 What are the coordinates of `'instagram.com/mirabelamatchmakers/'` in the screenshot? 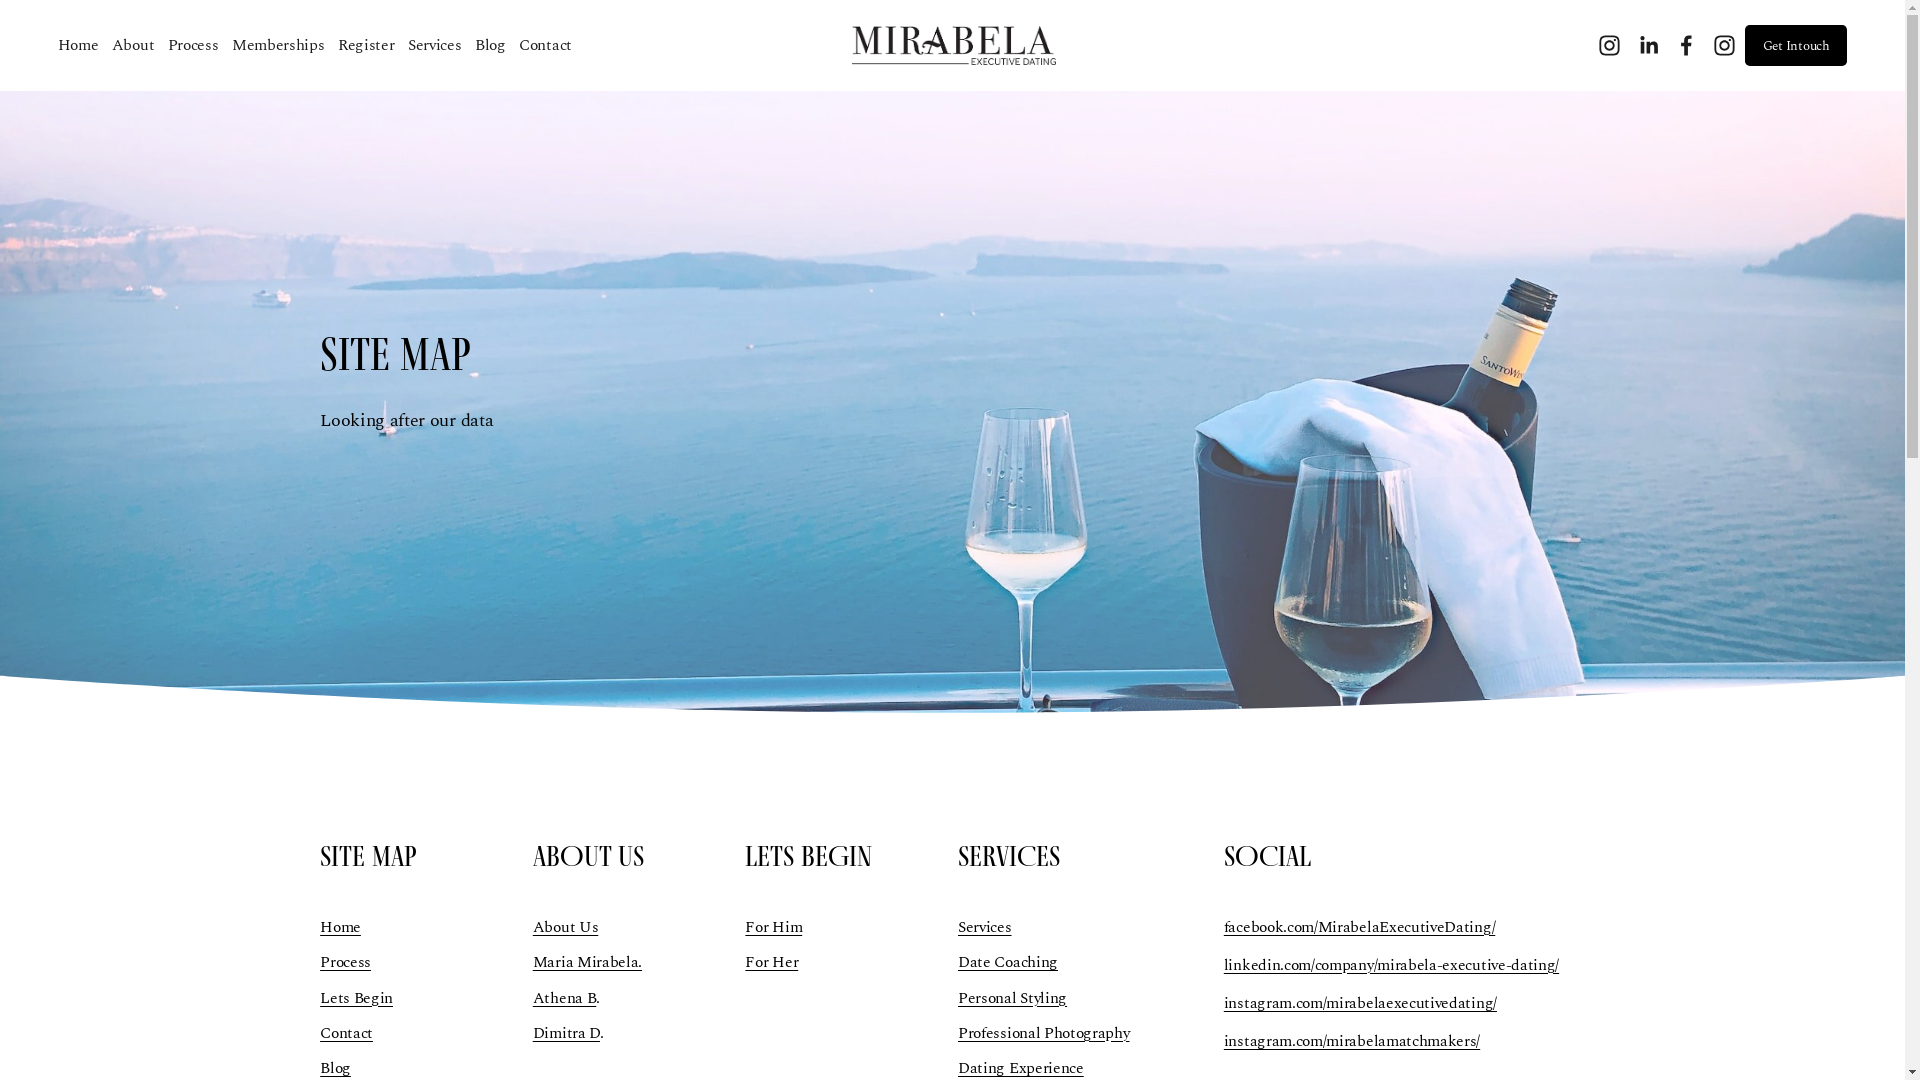 It's located at (1352, 1040).